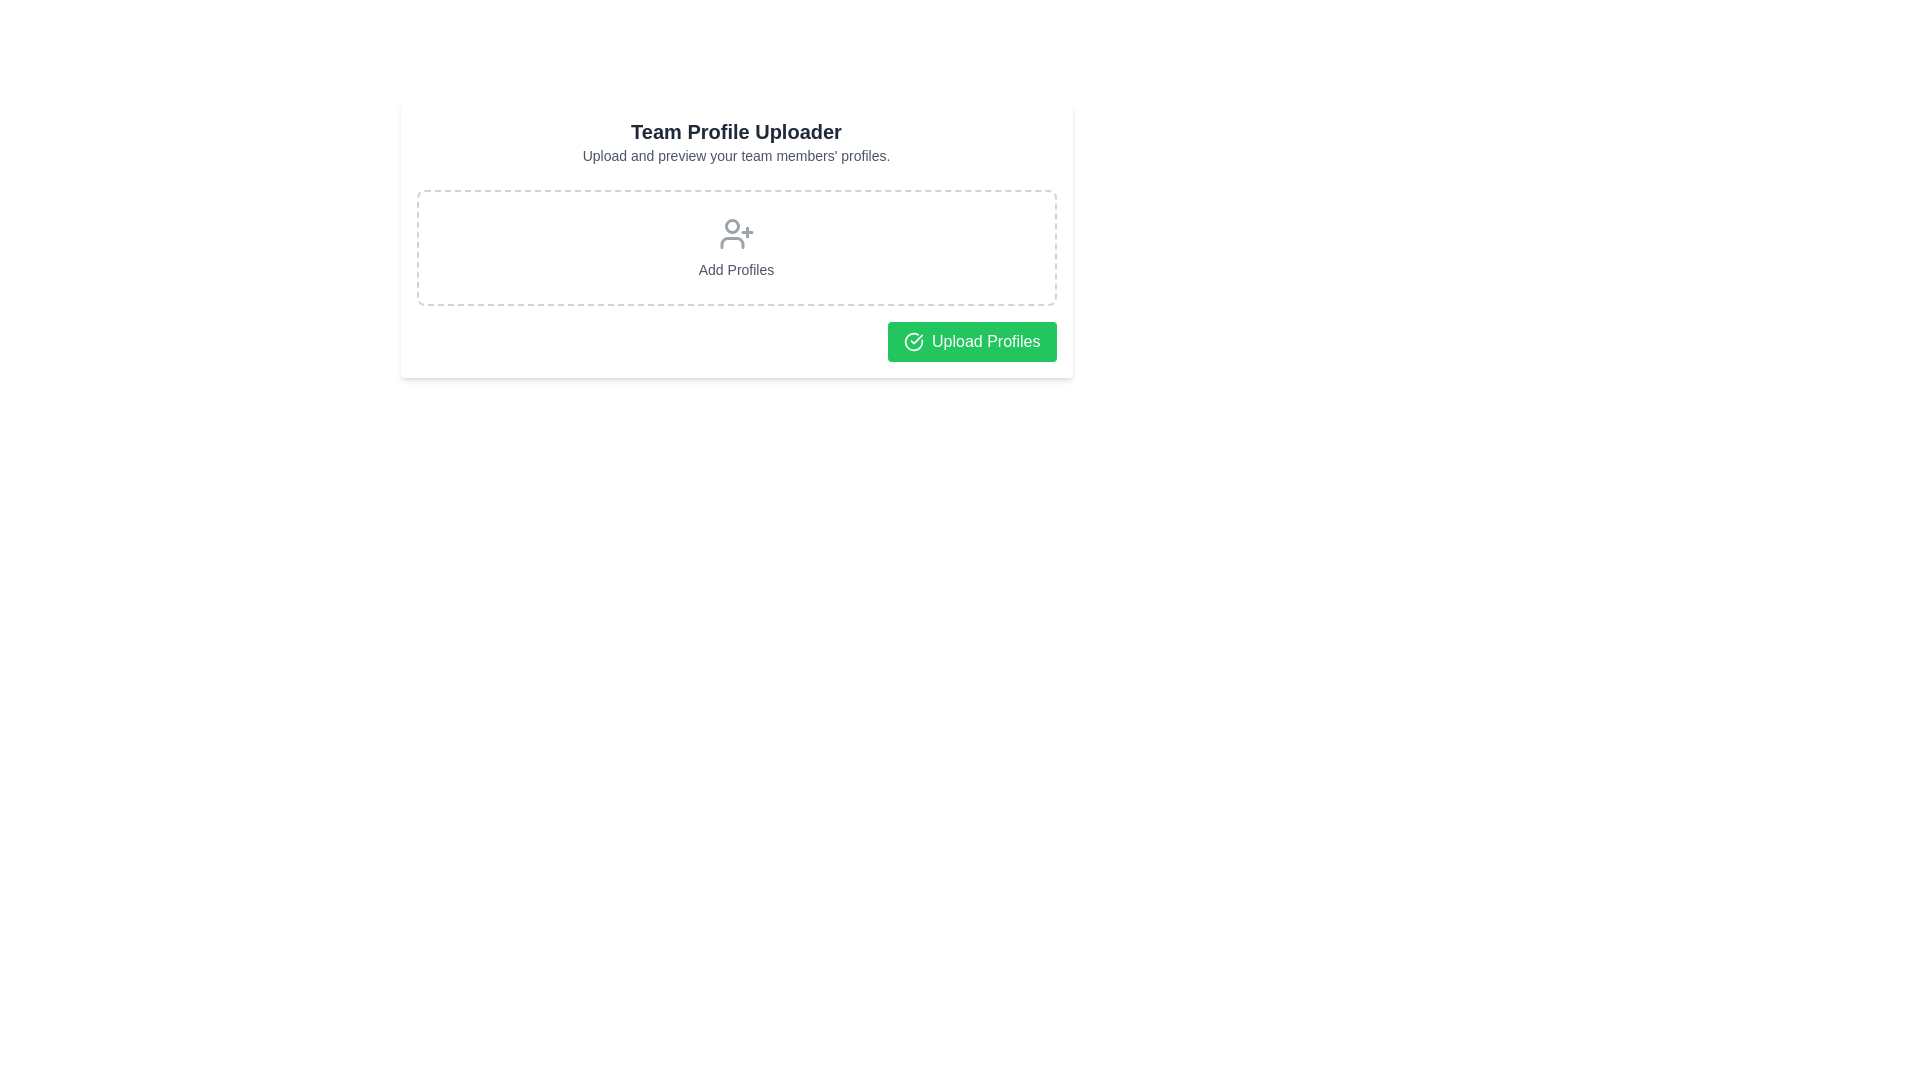 Image resolution: width=1920 pixels, height=1080 pixels. What do you see at coordinates (912, 341) in the screenshot?
I see `the first SVG graphical element of the icon located near the bottom-right corner of the 'Upload Profiles' button` at bounding box center [912, 341].